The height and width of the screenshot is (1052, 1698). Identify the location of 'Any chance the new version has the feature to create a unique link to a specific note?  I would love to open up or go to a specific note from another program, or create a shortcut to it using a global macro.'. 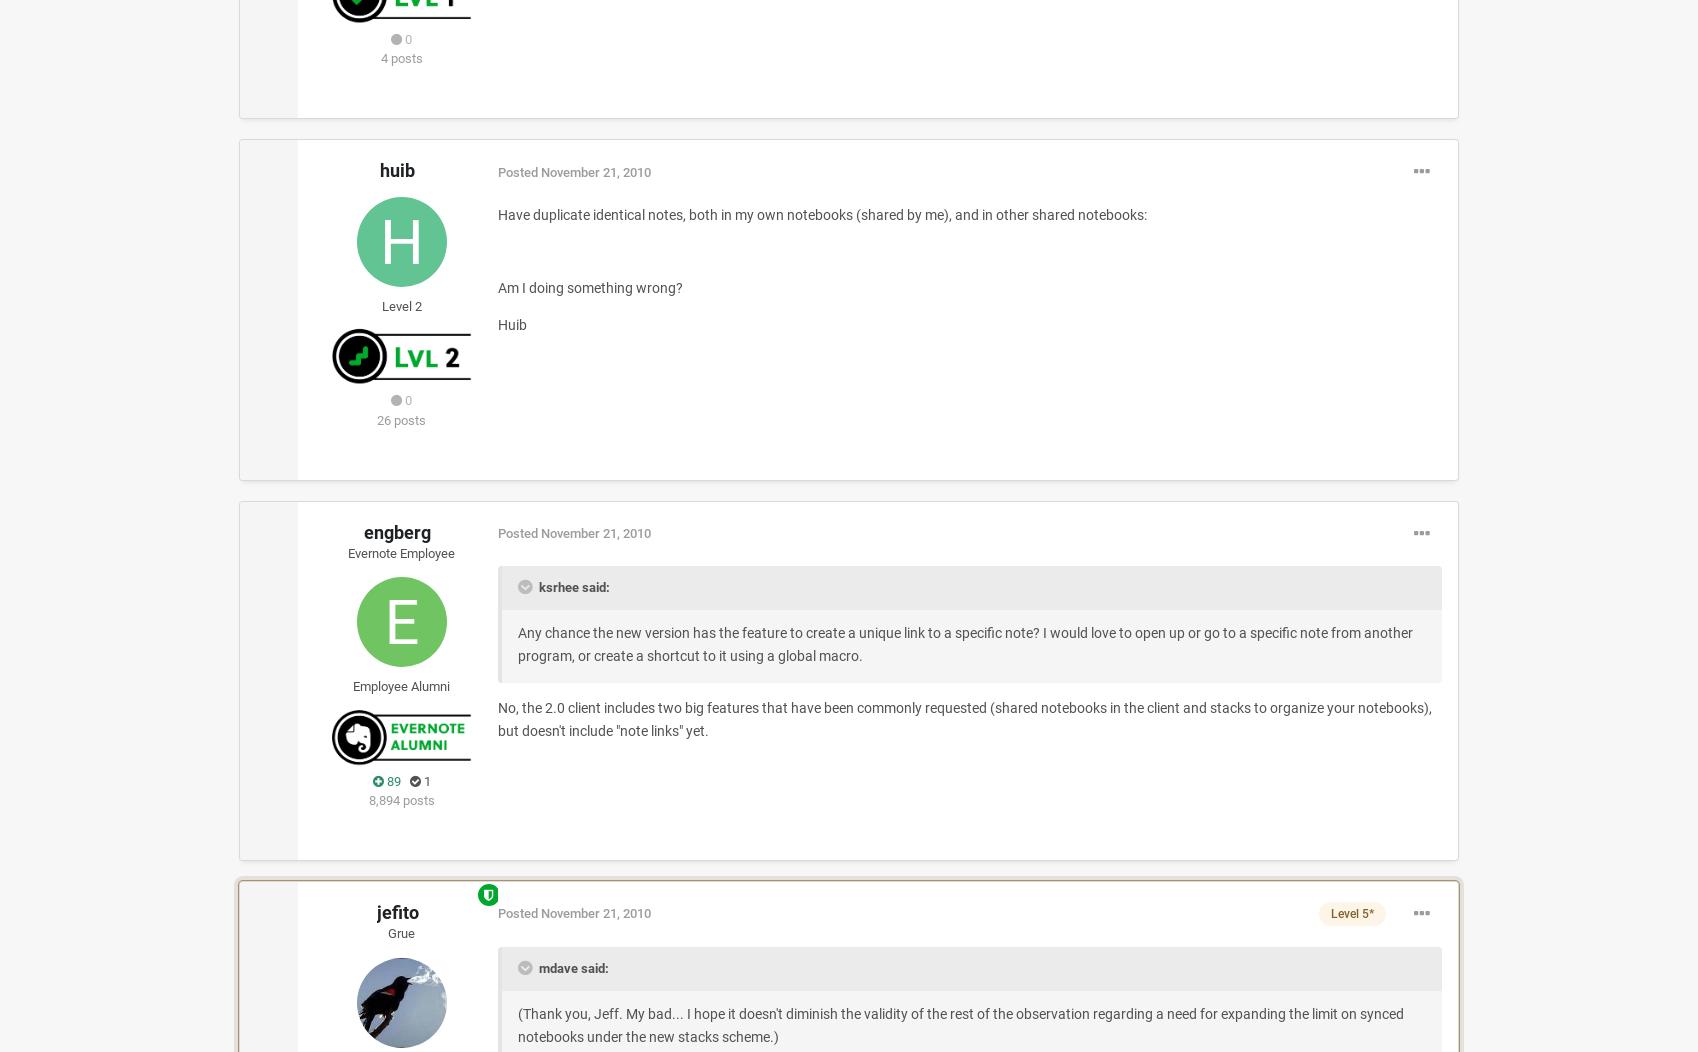
(963, 644).